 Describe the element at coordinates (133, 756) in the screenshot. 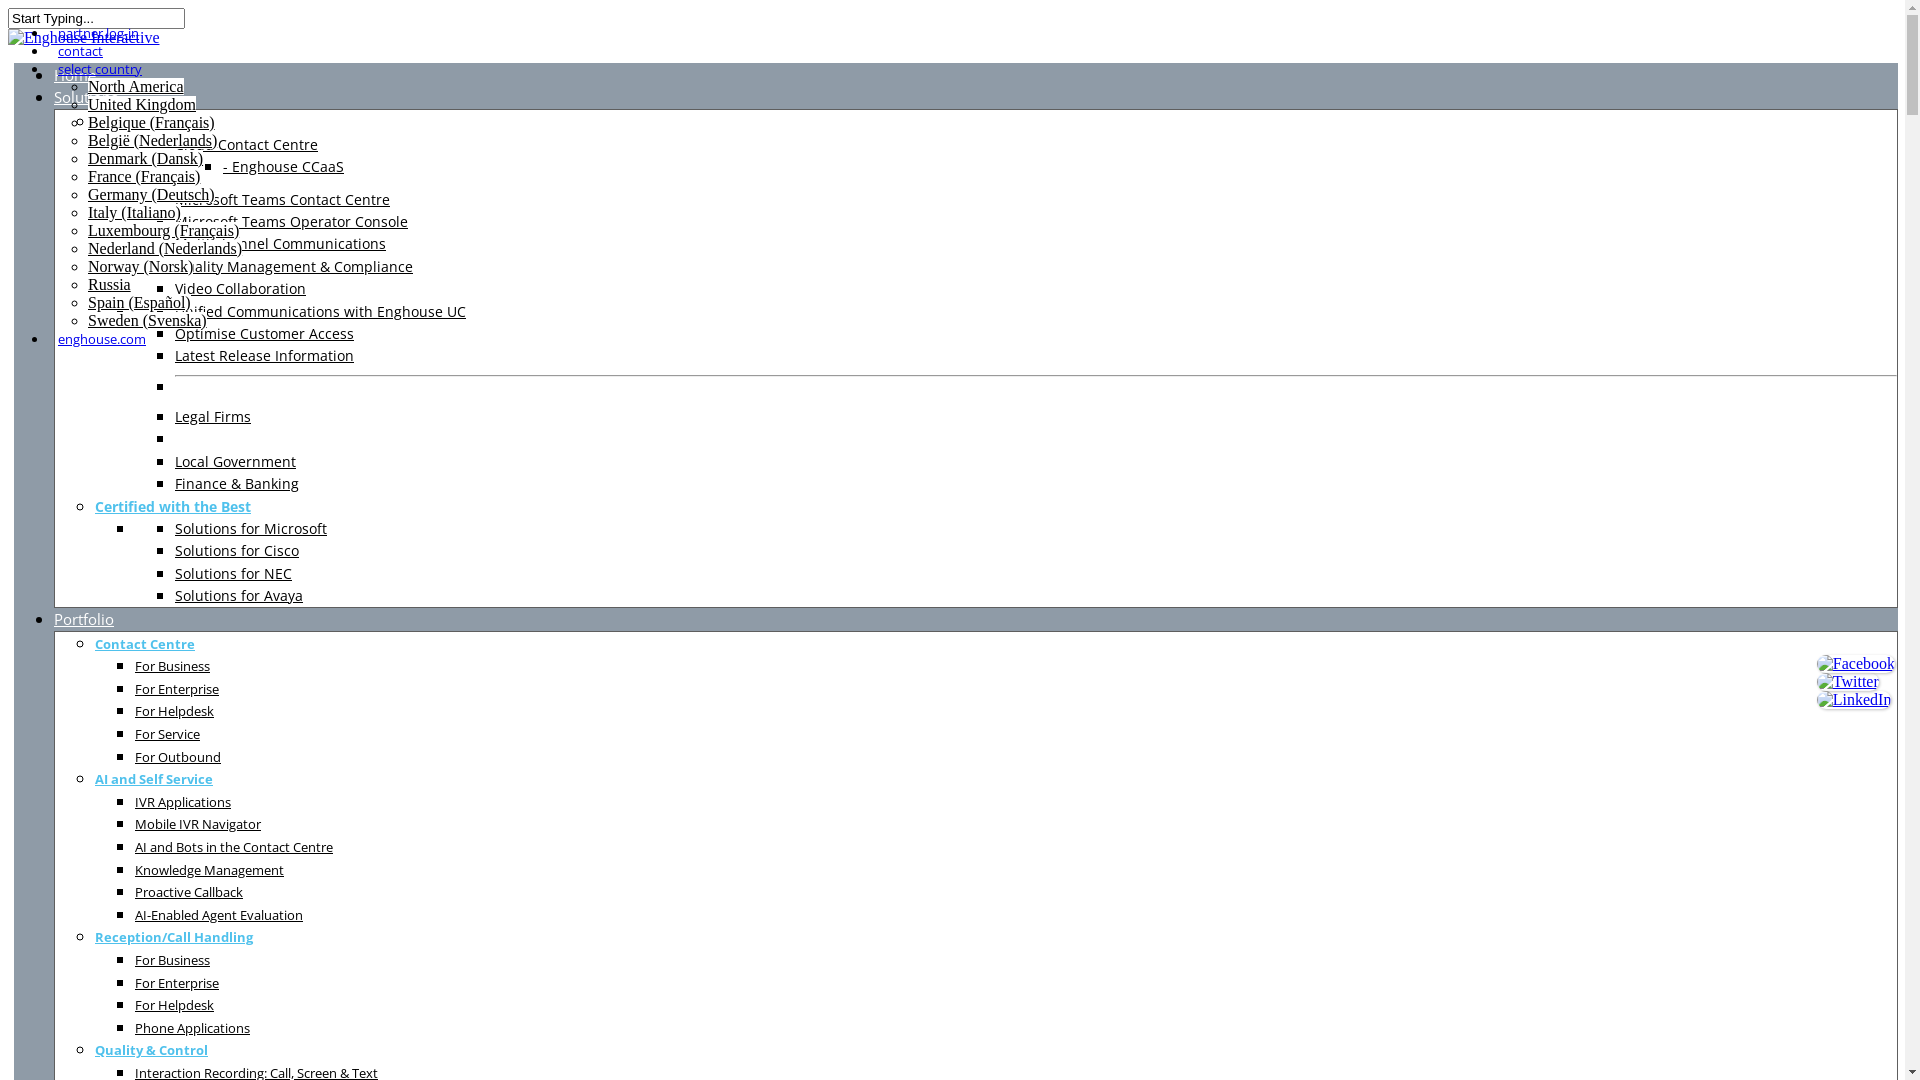

I see `'For Outbound'` at that location.